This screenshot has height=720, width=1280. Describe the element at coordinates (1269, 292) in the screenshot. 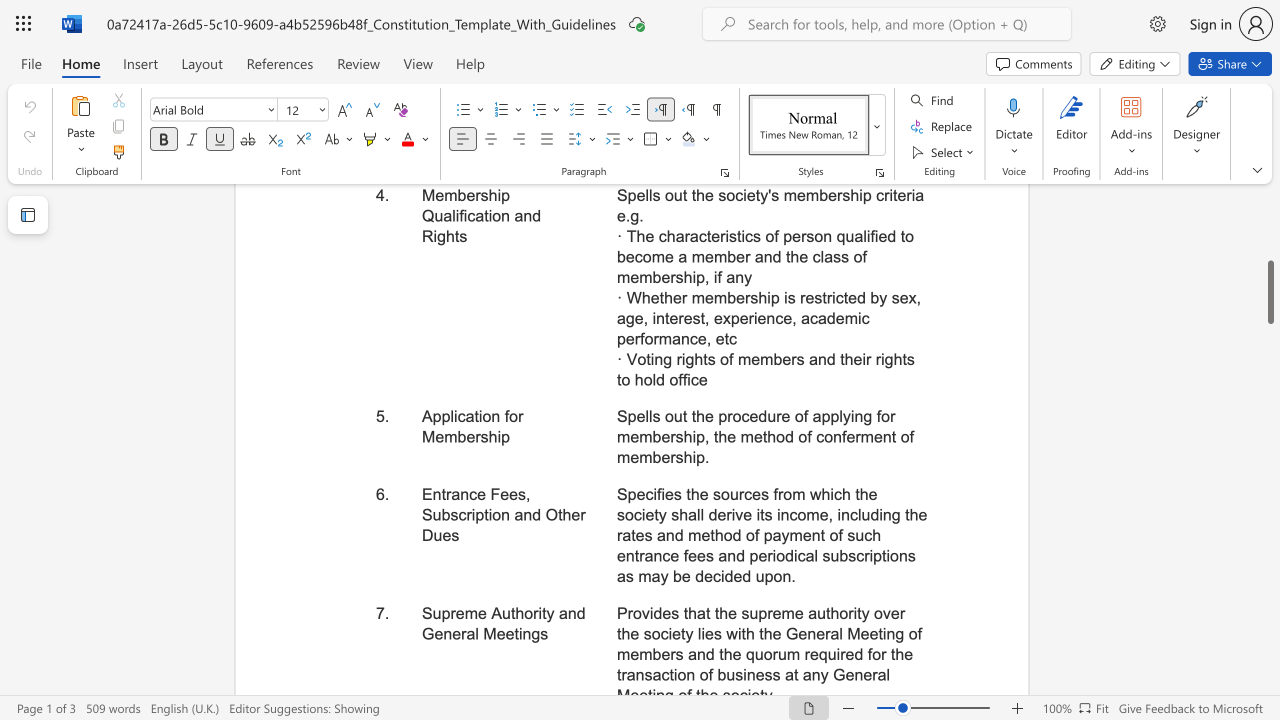

I see `the scrollbar and move down 340 pixels` at that location.